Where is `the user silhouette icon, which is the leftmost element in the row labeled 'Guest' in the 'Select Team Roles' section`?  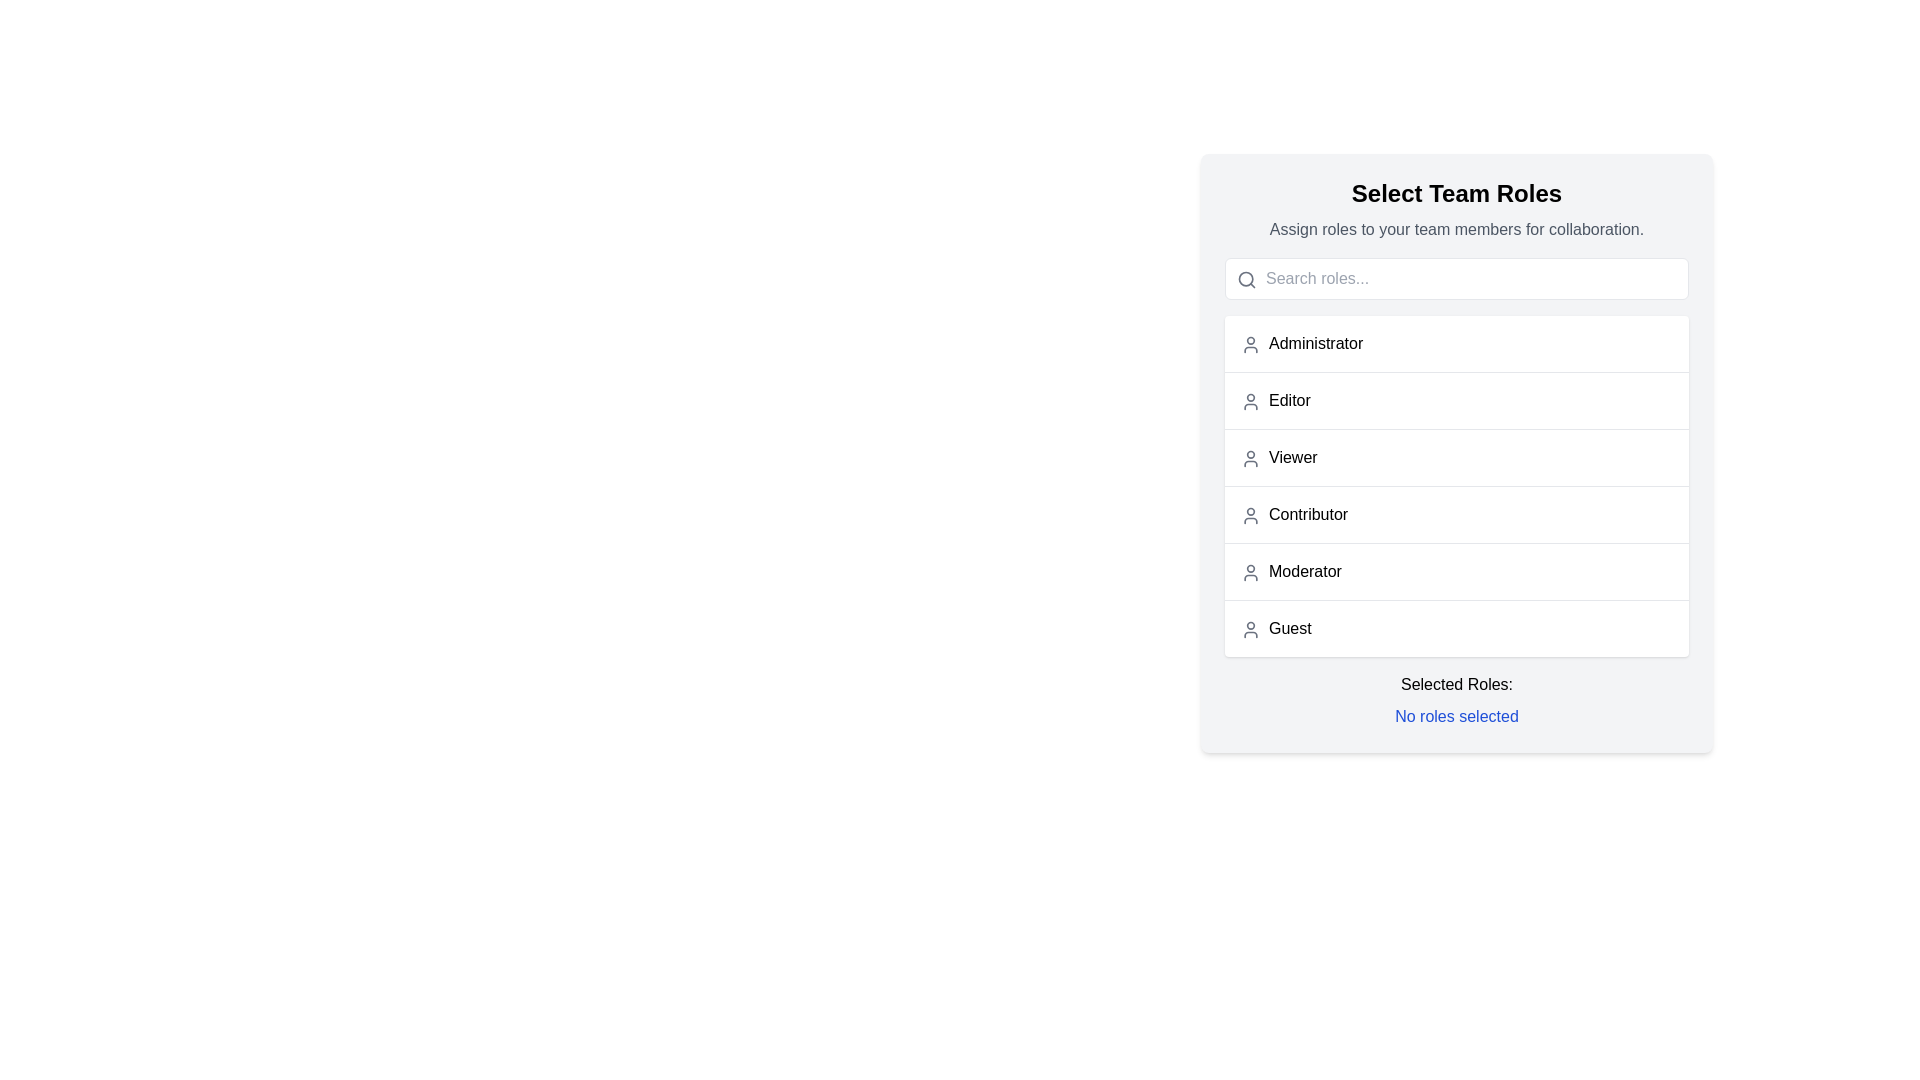 the user silhouette icon, which is the leftmost element in the row labeled 'Guest' in the 'Select Team Roles' section is located at coordinates (1250, 627).